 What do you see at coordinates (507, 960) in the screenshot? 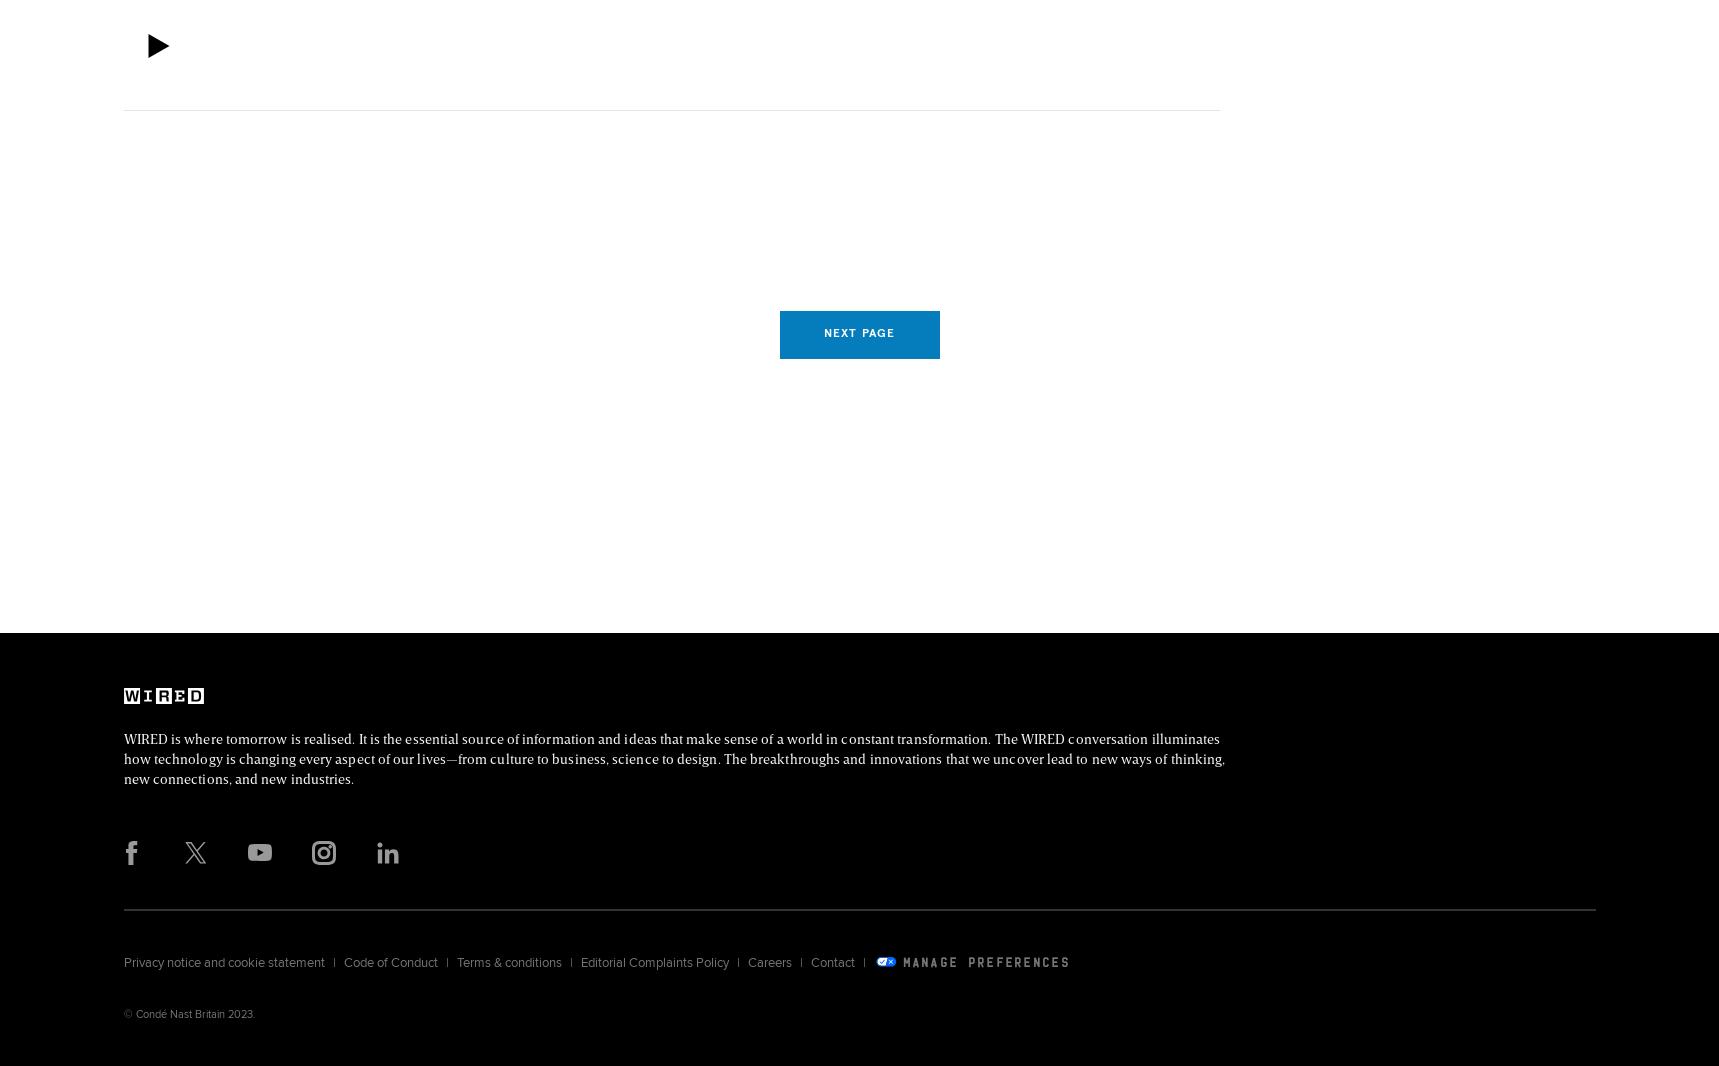
I see `'Terms & conditions'` at bounding box center [507, 960].